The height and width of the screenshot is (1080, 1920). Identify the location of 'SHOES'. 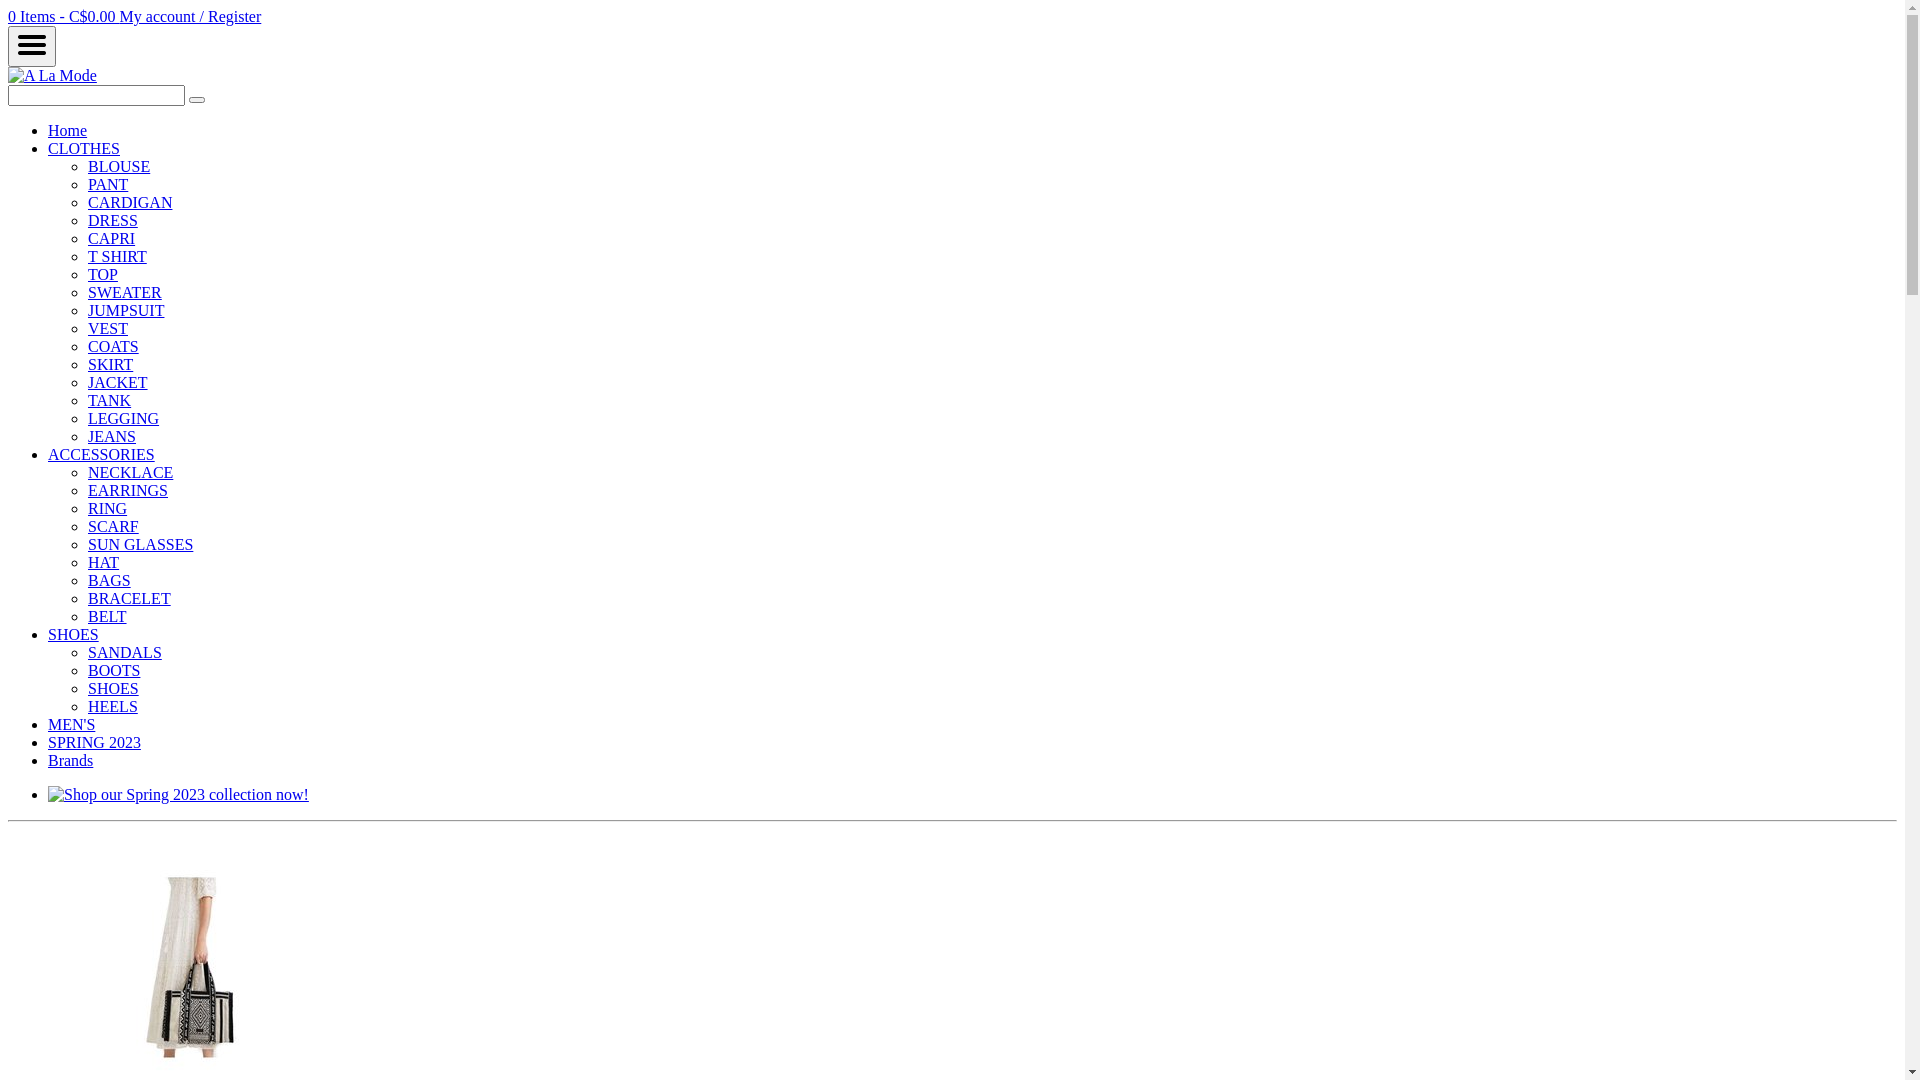
(73, 634).